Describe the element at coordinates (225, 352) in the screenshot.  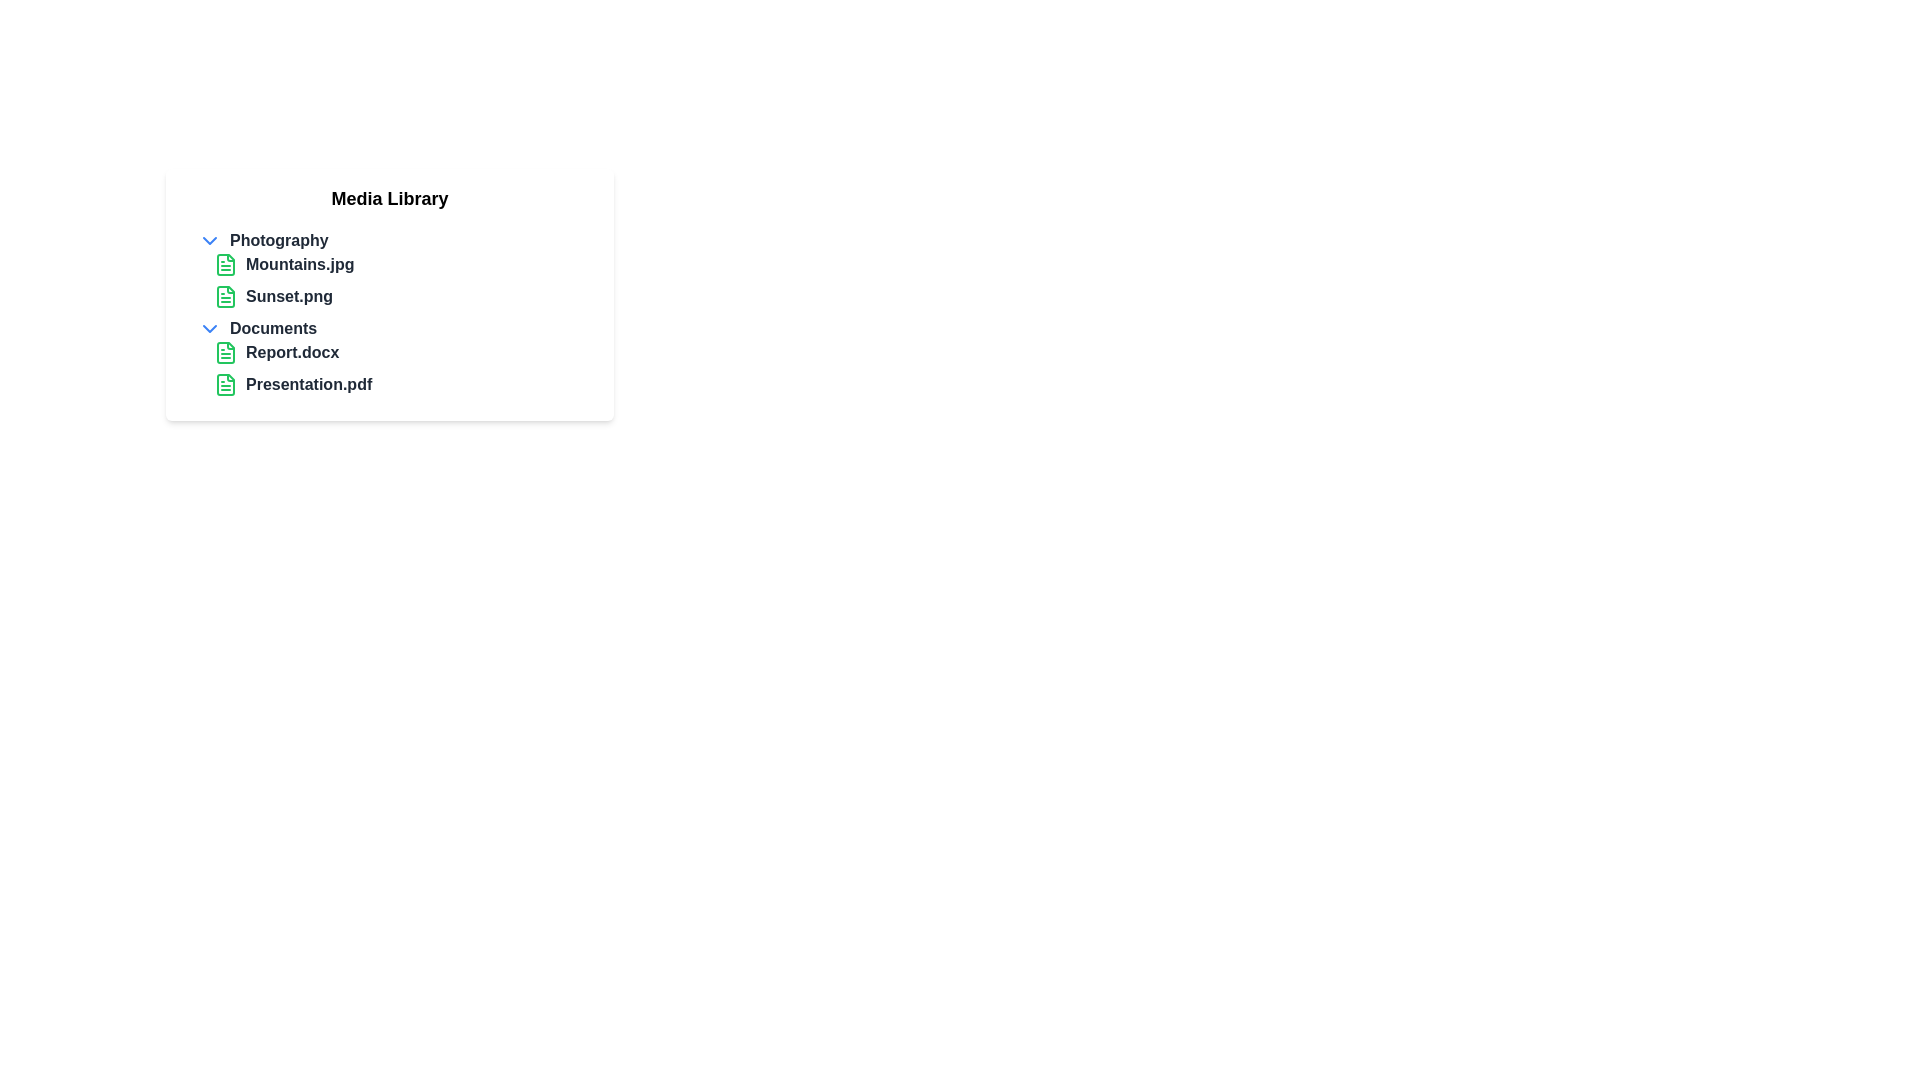
I see `the green-colored document file icon located to the left of the text 'Report.docx' in the 'Documents' subgroup of the 'Media Library' section` at that location.